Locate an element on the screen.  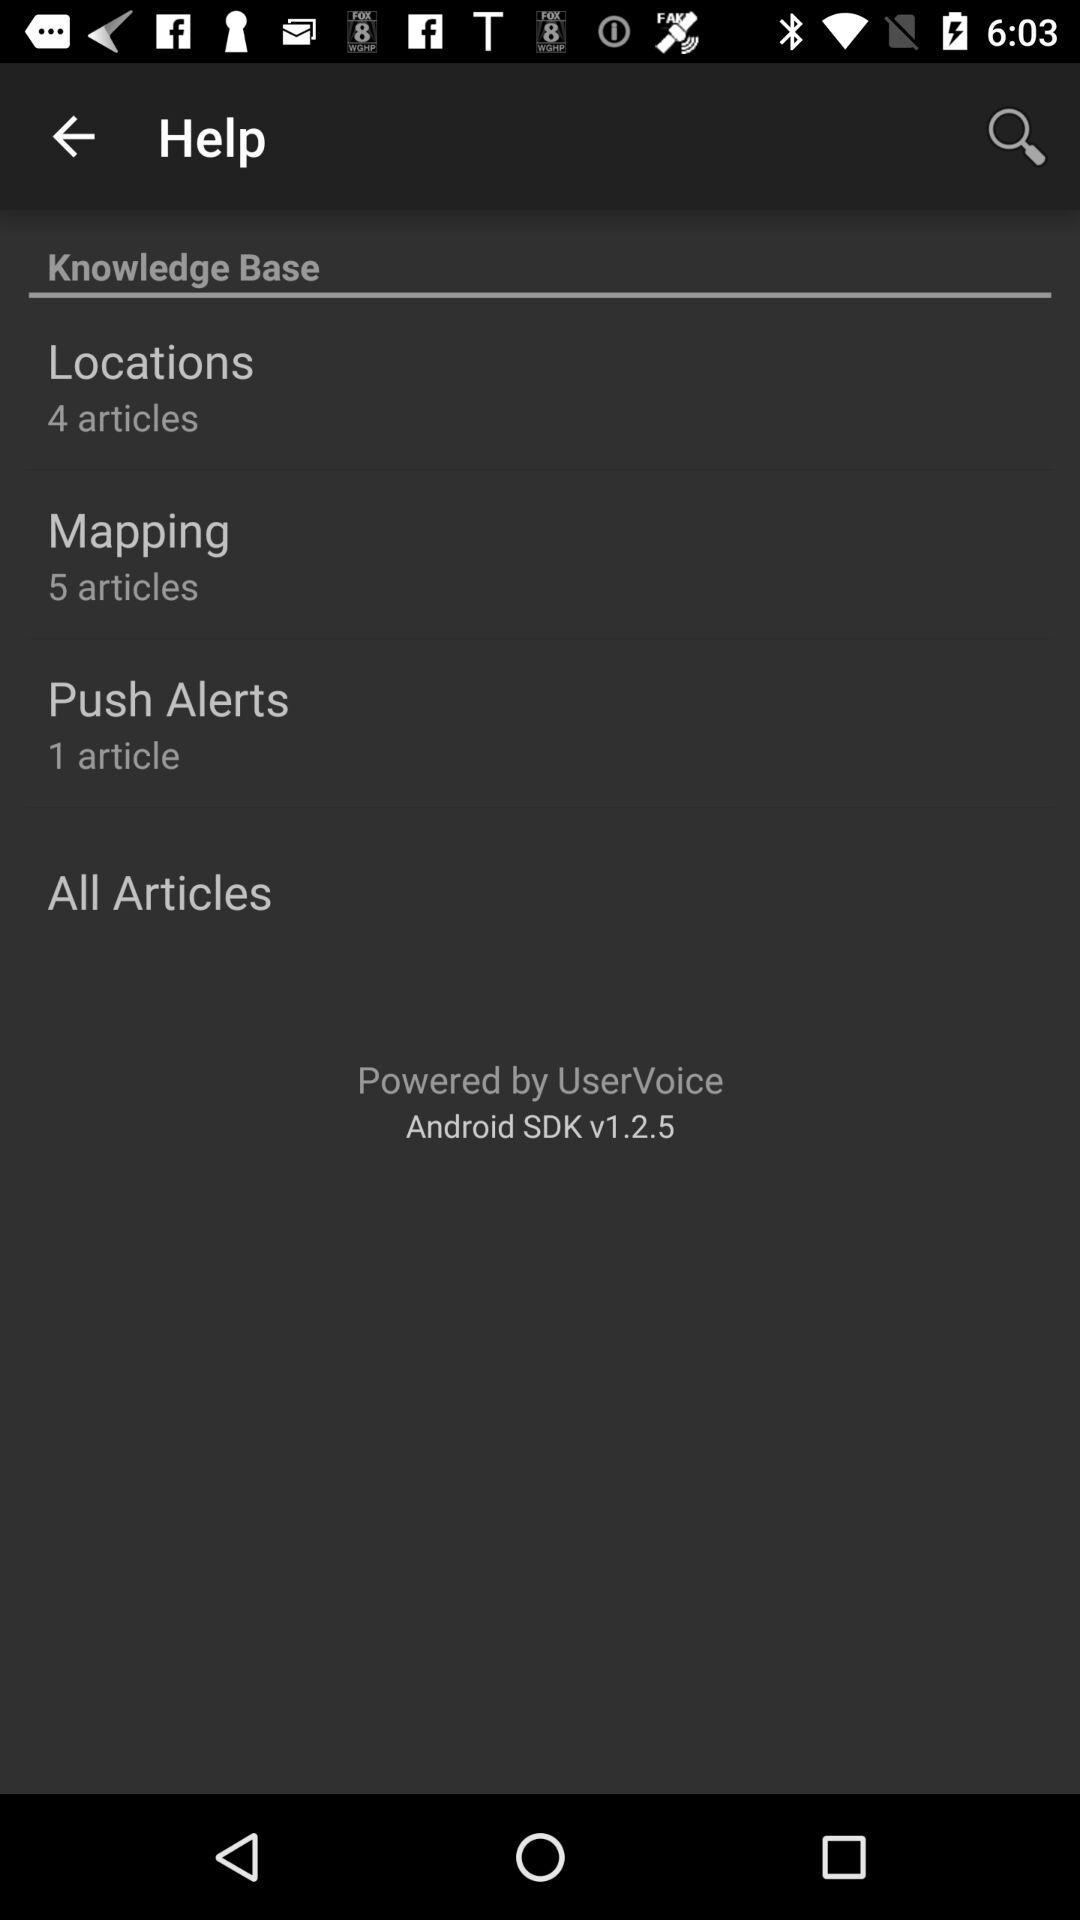
the icon above the 5 articles item is located at coordinates (137, 529).